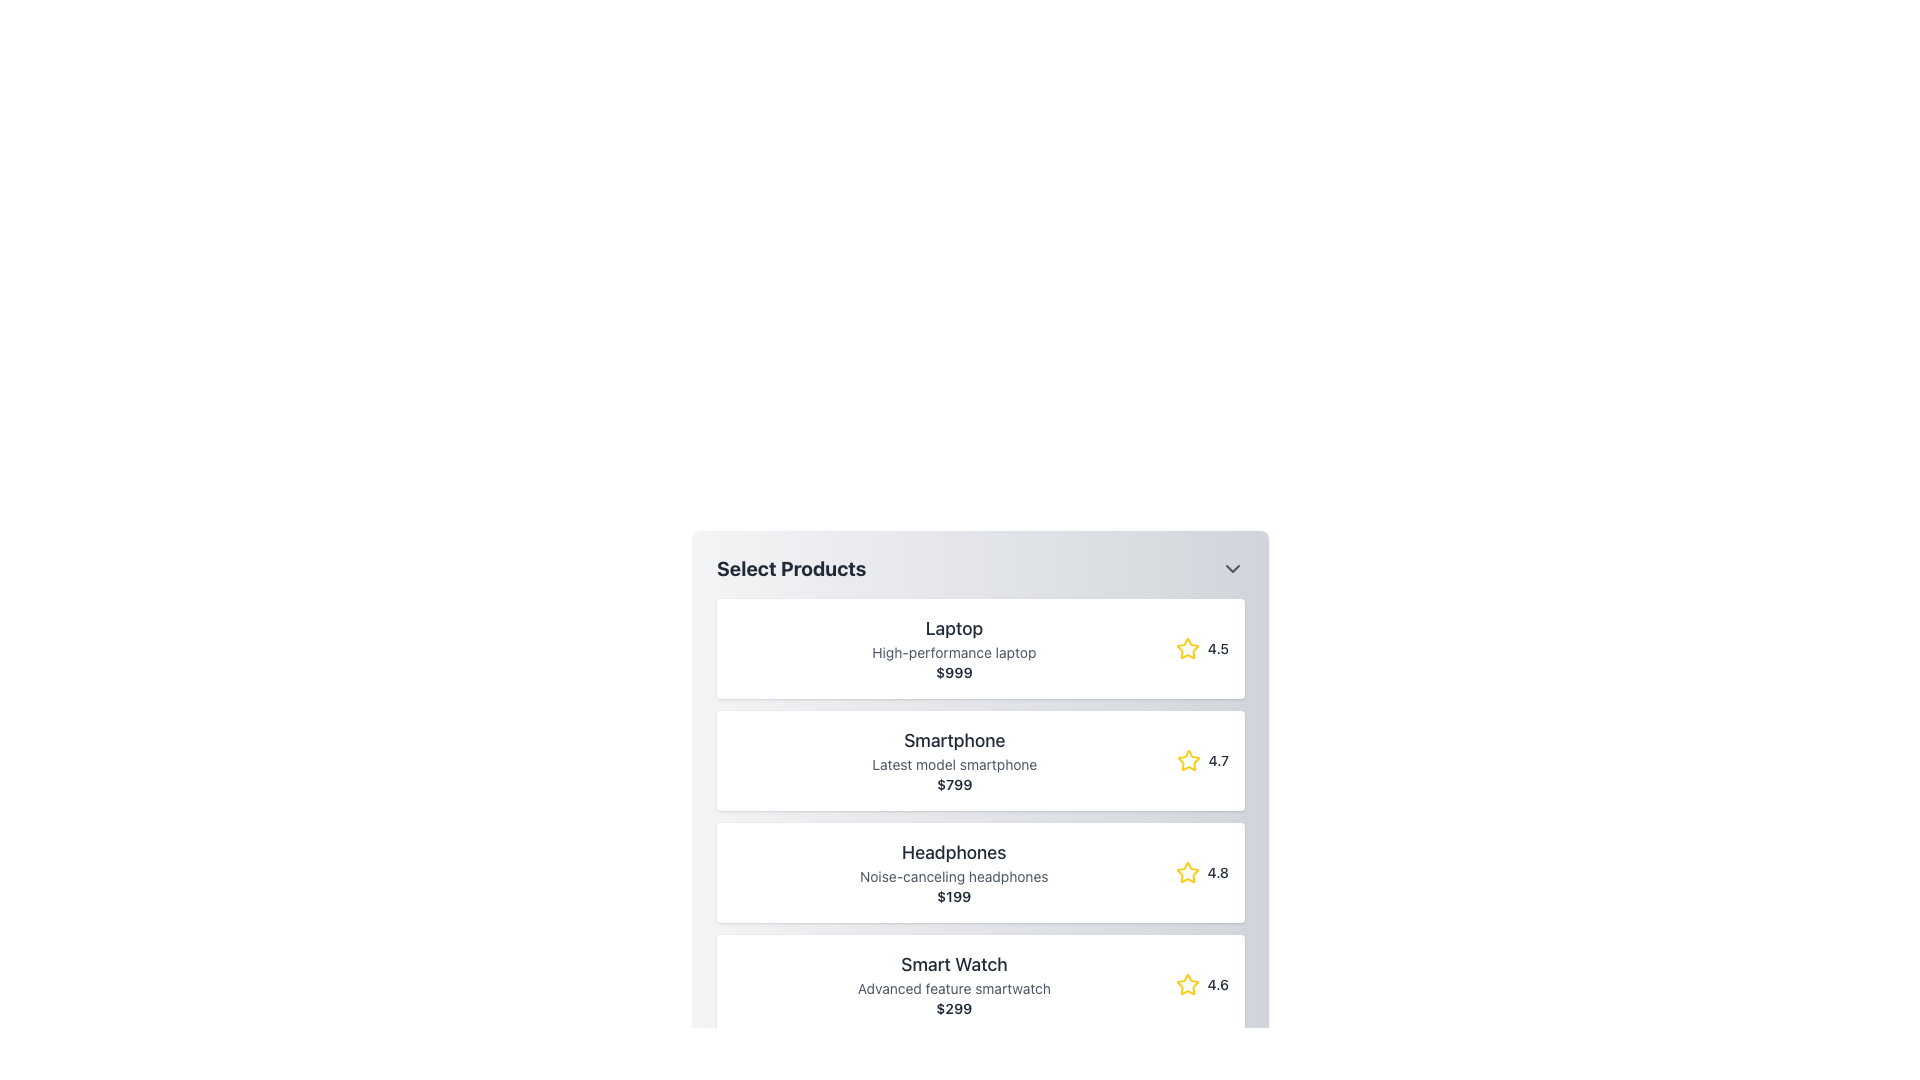  I want to click on the rating display for the 'Smartphone' product, so click(1201, 760).